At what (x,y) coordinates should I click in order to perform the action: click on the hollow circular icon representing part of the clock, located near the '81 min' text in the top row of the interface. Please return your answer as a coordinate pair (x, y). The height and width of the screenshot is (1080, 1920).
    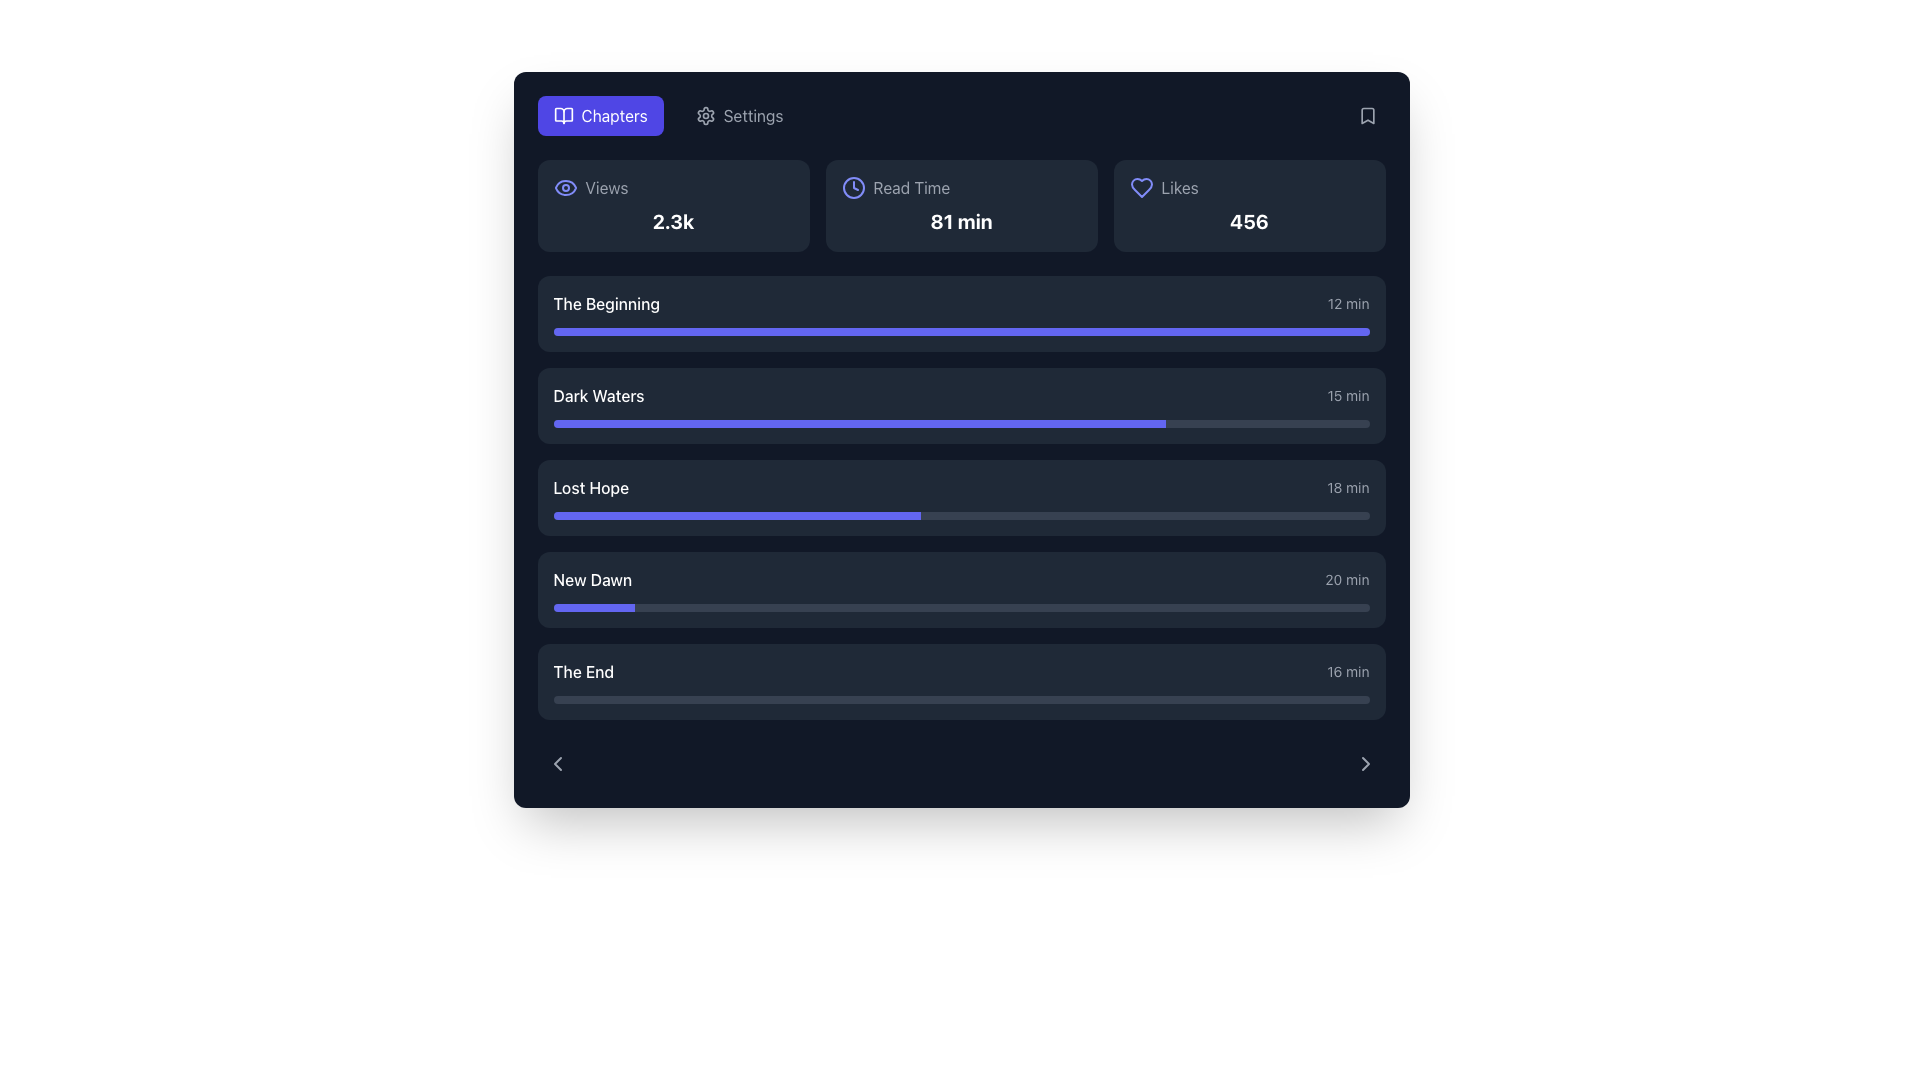
    Looking at the image, I should click on (853, 188).